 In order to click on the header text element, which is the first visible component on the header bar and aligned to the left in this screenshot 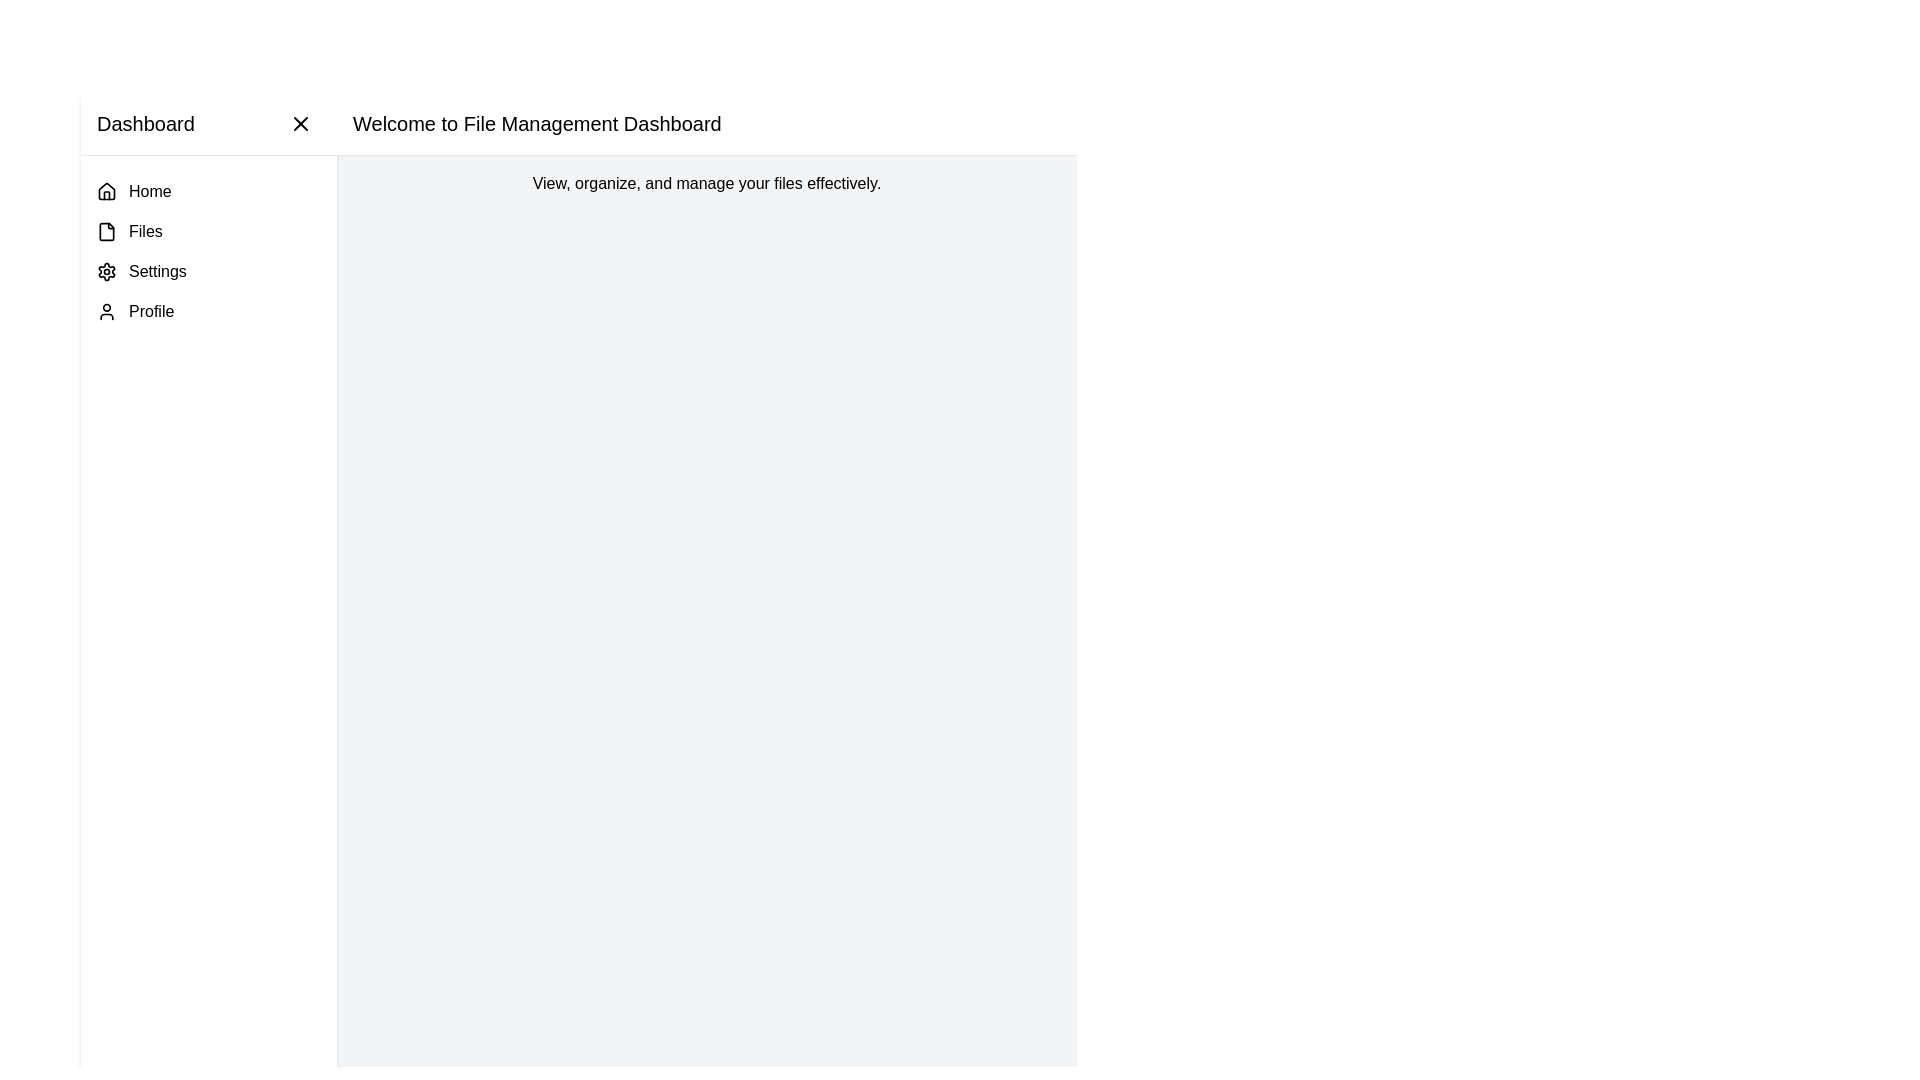, I will do `click(144, 123)`.